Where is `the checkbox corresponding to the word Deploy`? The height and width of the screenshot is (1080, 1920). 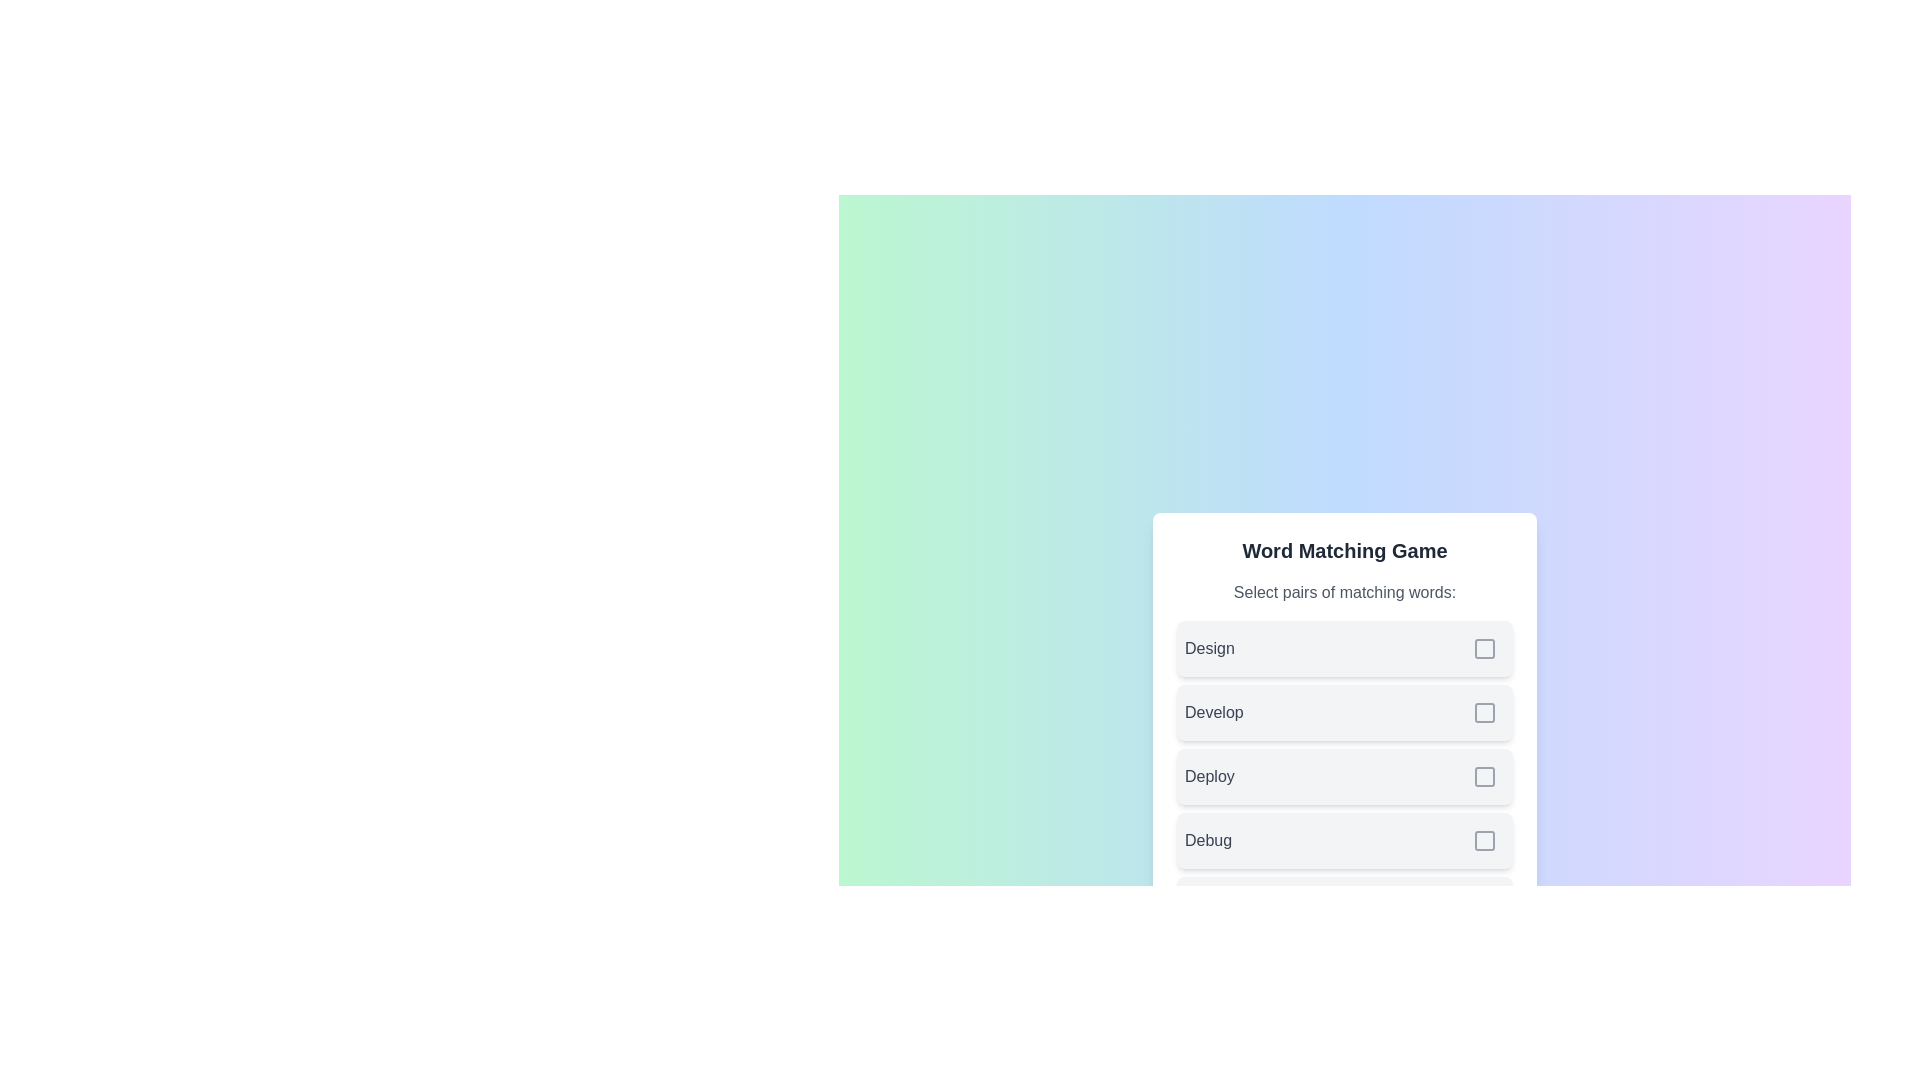 the checkbox corresponding to the word Deploy is located at coordinates (1484, 775).